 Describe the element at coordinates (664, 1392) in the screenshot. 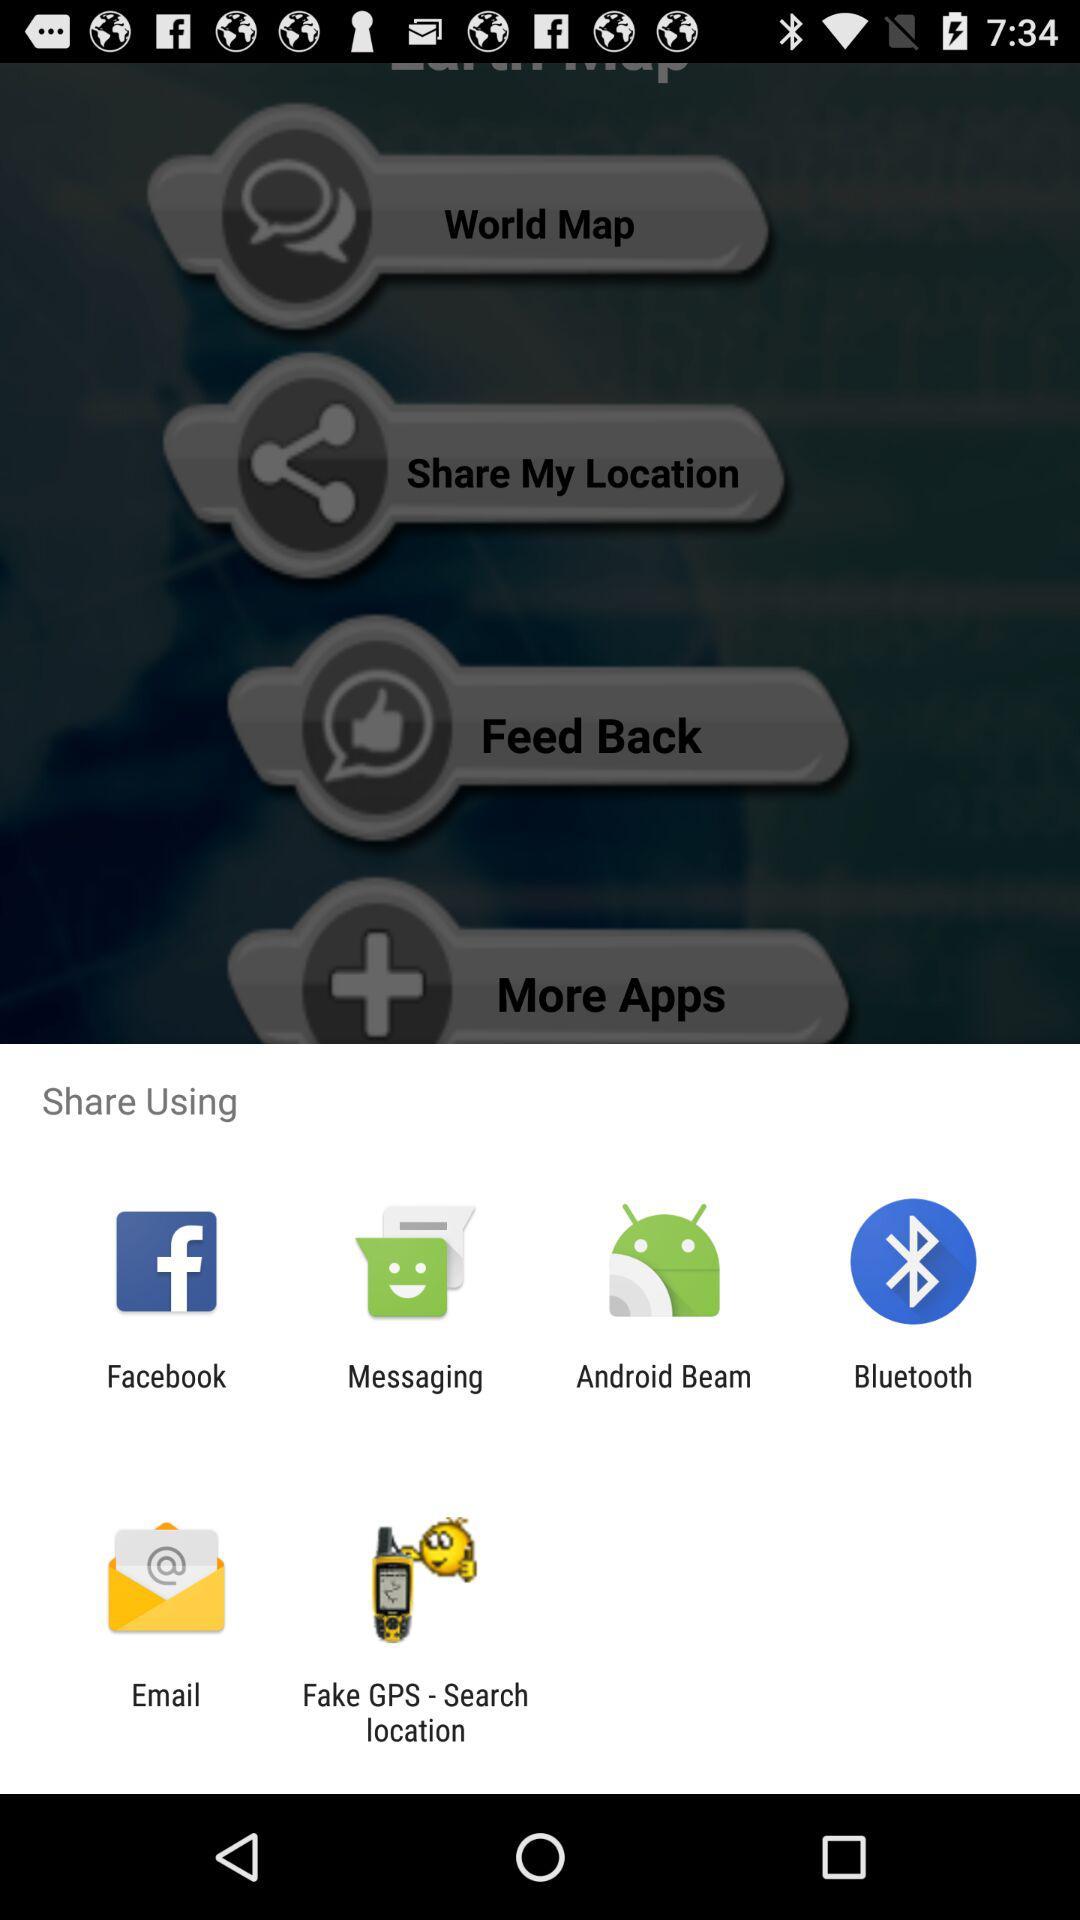

I see `the android beam app` at that location.